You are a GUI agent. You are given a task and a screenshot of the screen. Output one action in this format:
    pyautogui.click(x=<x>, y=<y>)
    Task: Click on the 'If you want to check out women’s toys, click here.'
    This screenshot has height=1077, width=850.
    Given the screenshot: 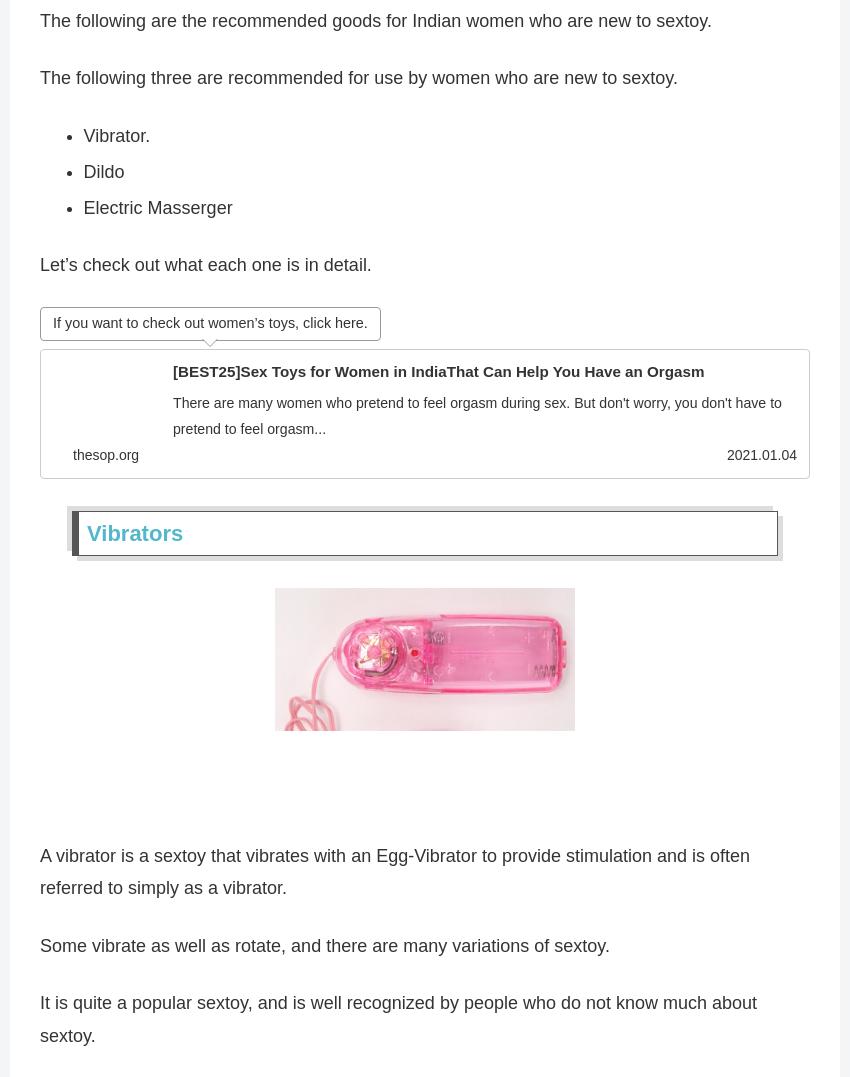 What is the action you would take?
    pyautogui.click(x=53, y=327)
    